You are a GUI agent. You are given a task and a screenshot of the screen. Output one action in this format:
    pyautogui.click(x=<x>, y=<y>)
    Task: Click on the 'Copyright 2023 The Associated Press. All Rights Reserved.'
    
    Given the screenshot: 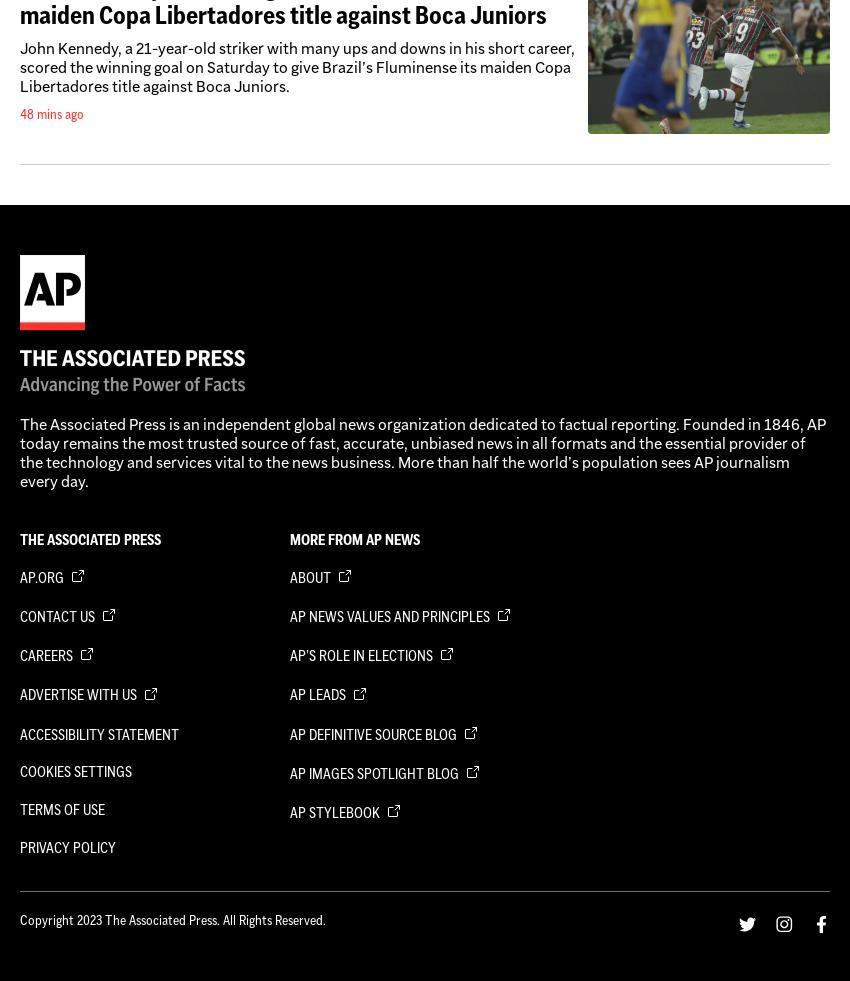 What is the action you would take?
    pyautogui.click(x=171, y=919)
    